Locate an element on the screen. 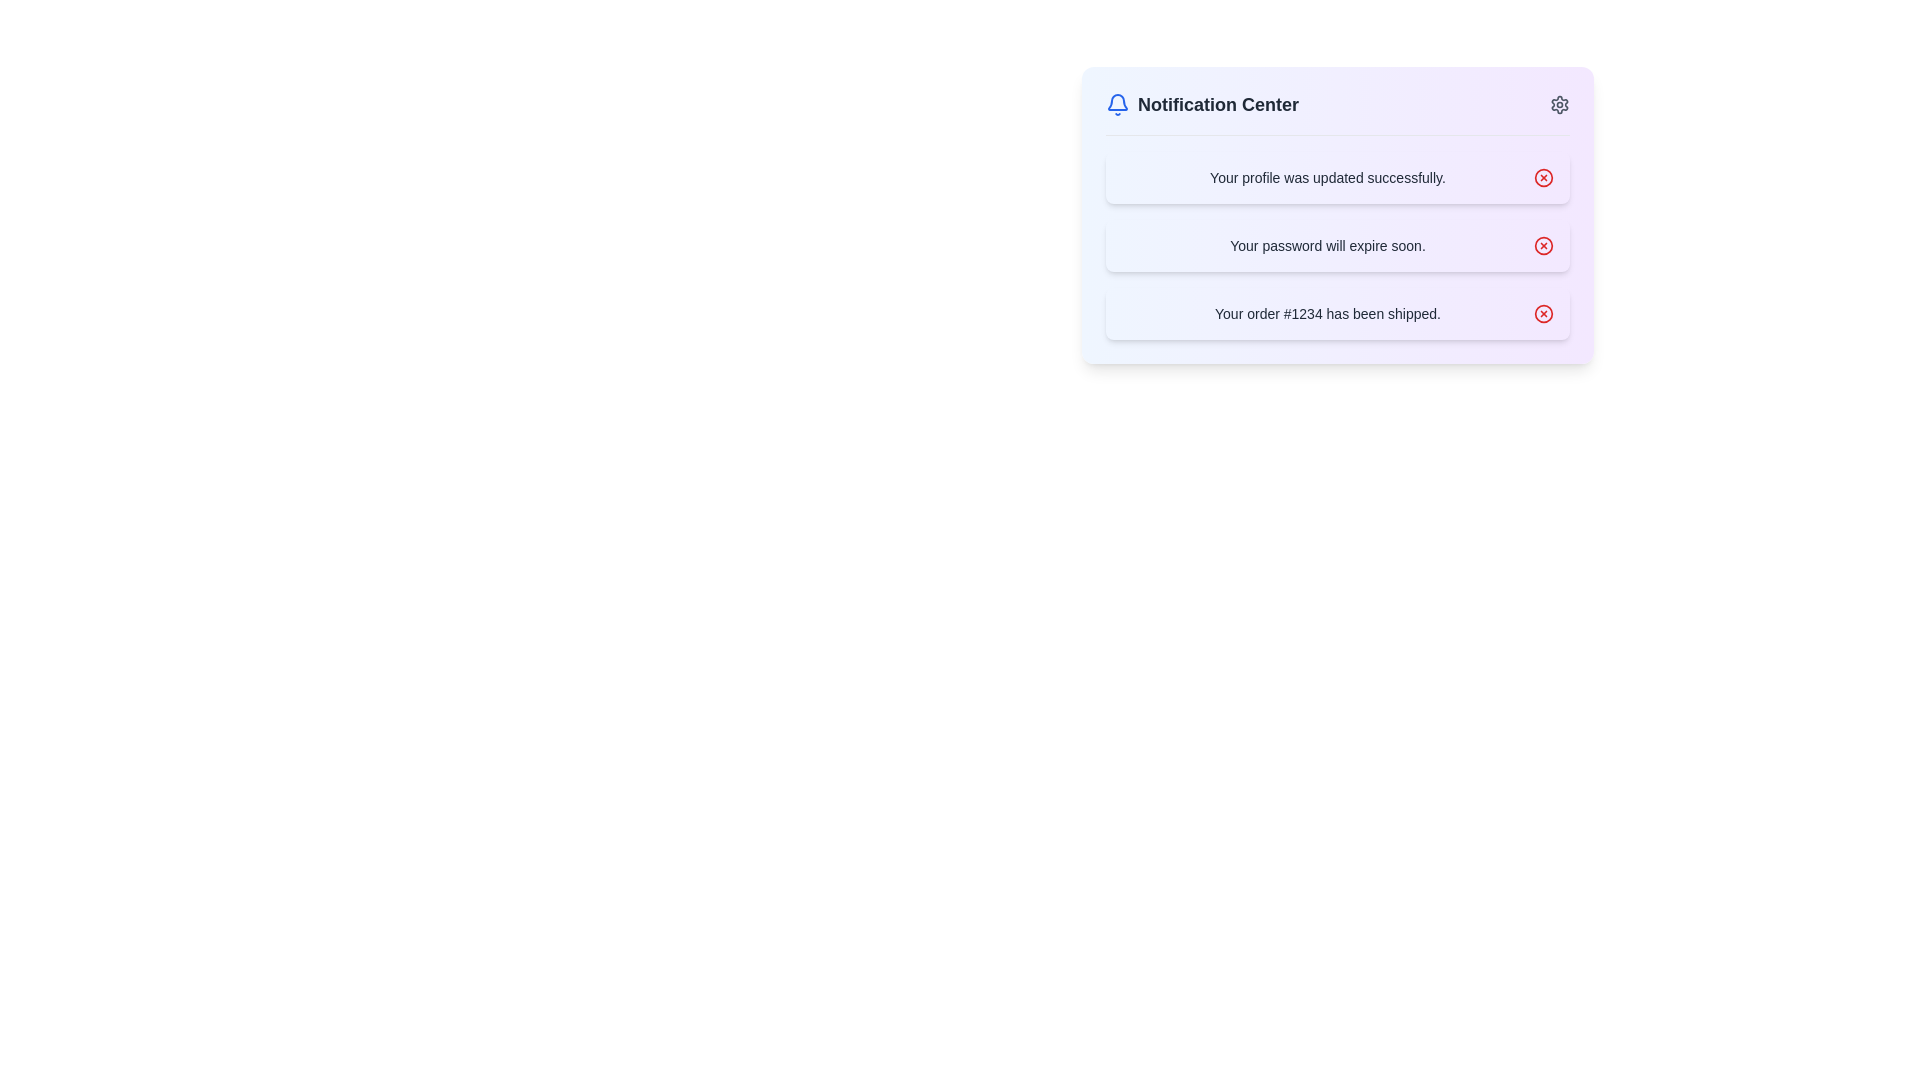  the Cancel/Dismiss icon button located to the right of the message text 'Your password will expire soon' in the Notification Center is located at coordinates (1543, 245).